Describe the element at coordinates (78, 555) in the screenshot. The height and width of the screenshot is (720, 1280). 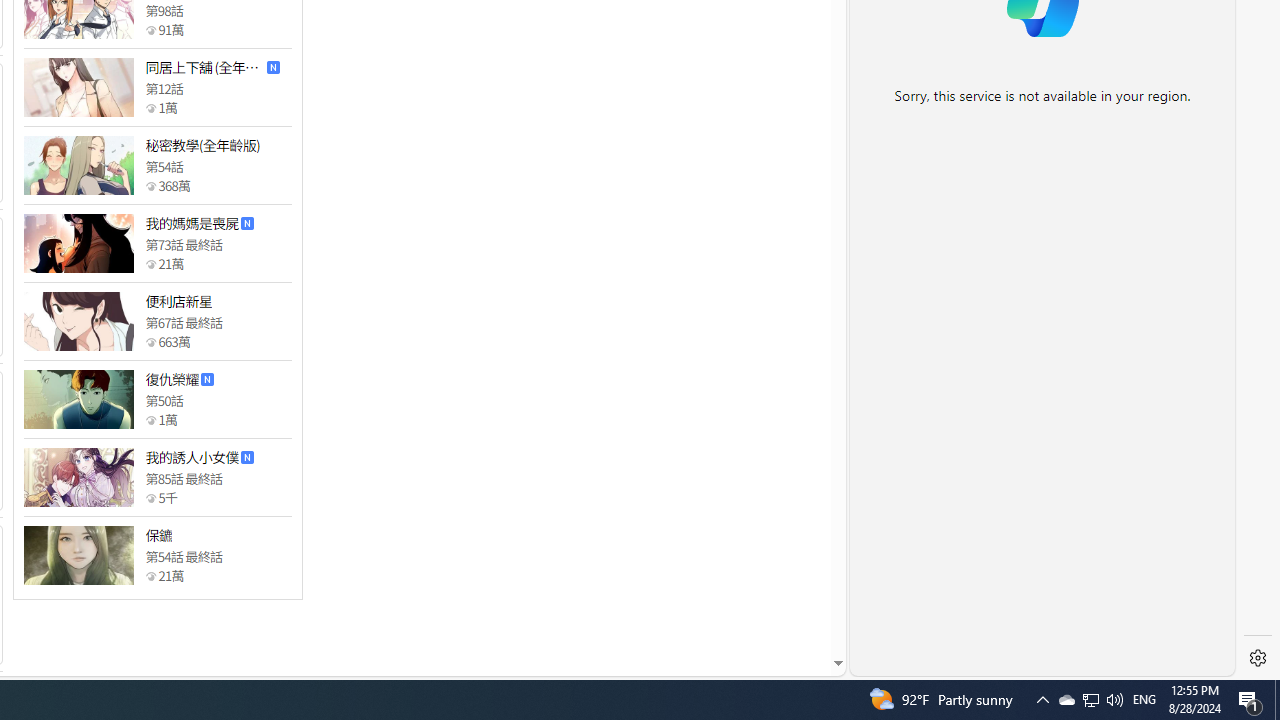
I see `'Class: thumb_img'` at that location.